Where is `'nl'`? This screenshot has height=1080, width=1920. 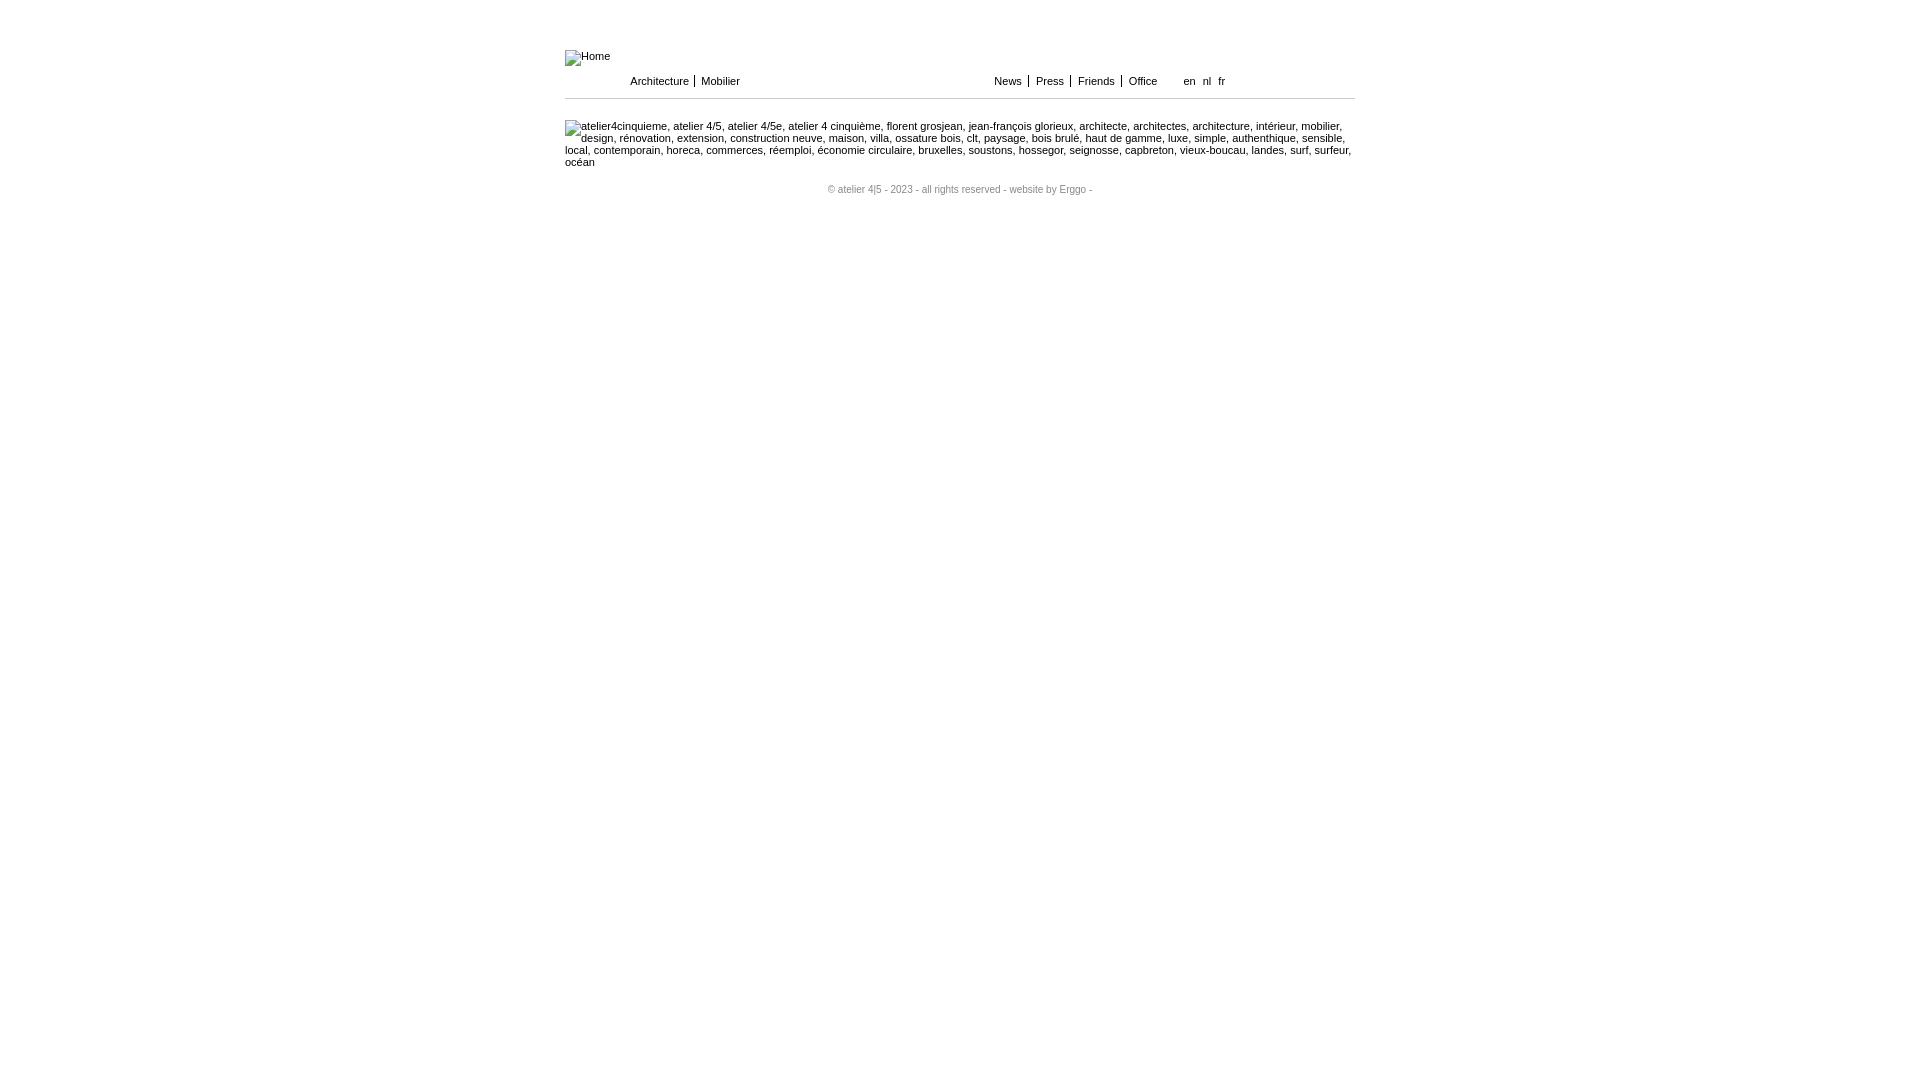
'nl' is located at coordinates (1206, 80).